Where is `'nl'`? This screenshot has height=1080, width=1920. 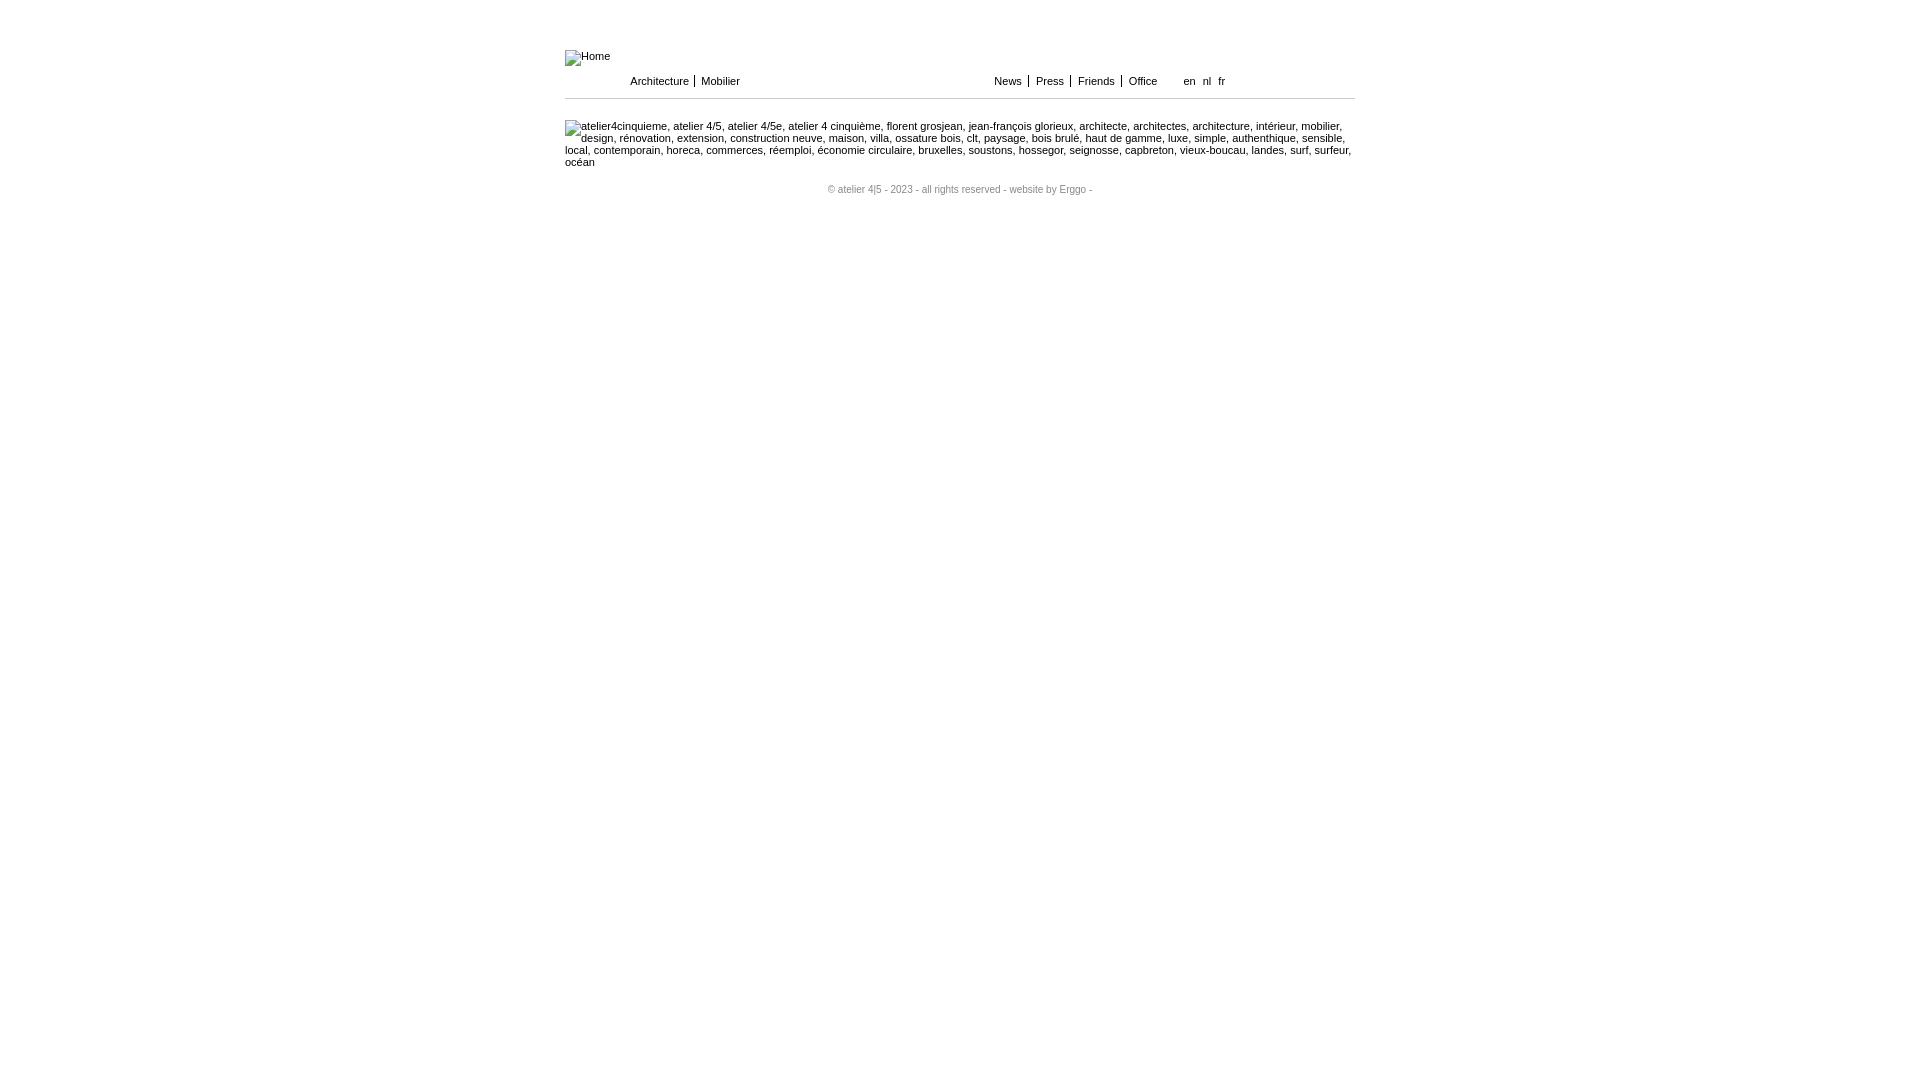
'nl' is located at coordinates (1206, 80).